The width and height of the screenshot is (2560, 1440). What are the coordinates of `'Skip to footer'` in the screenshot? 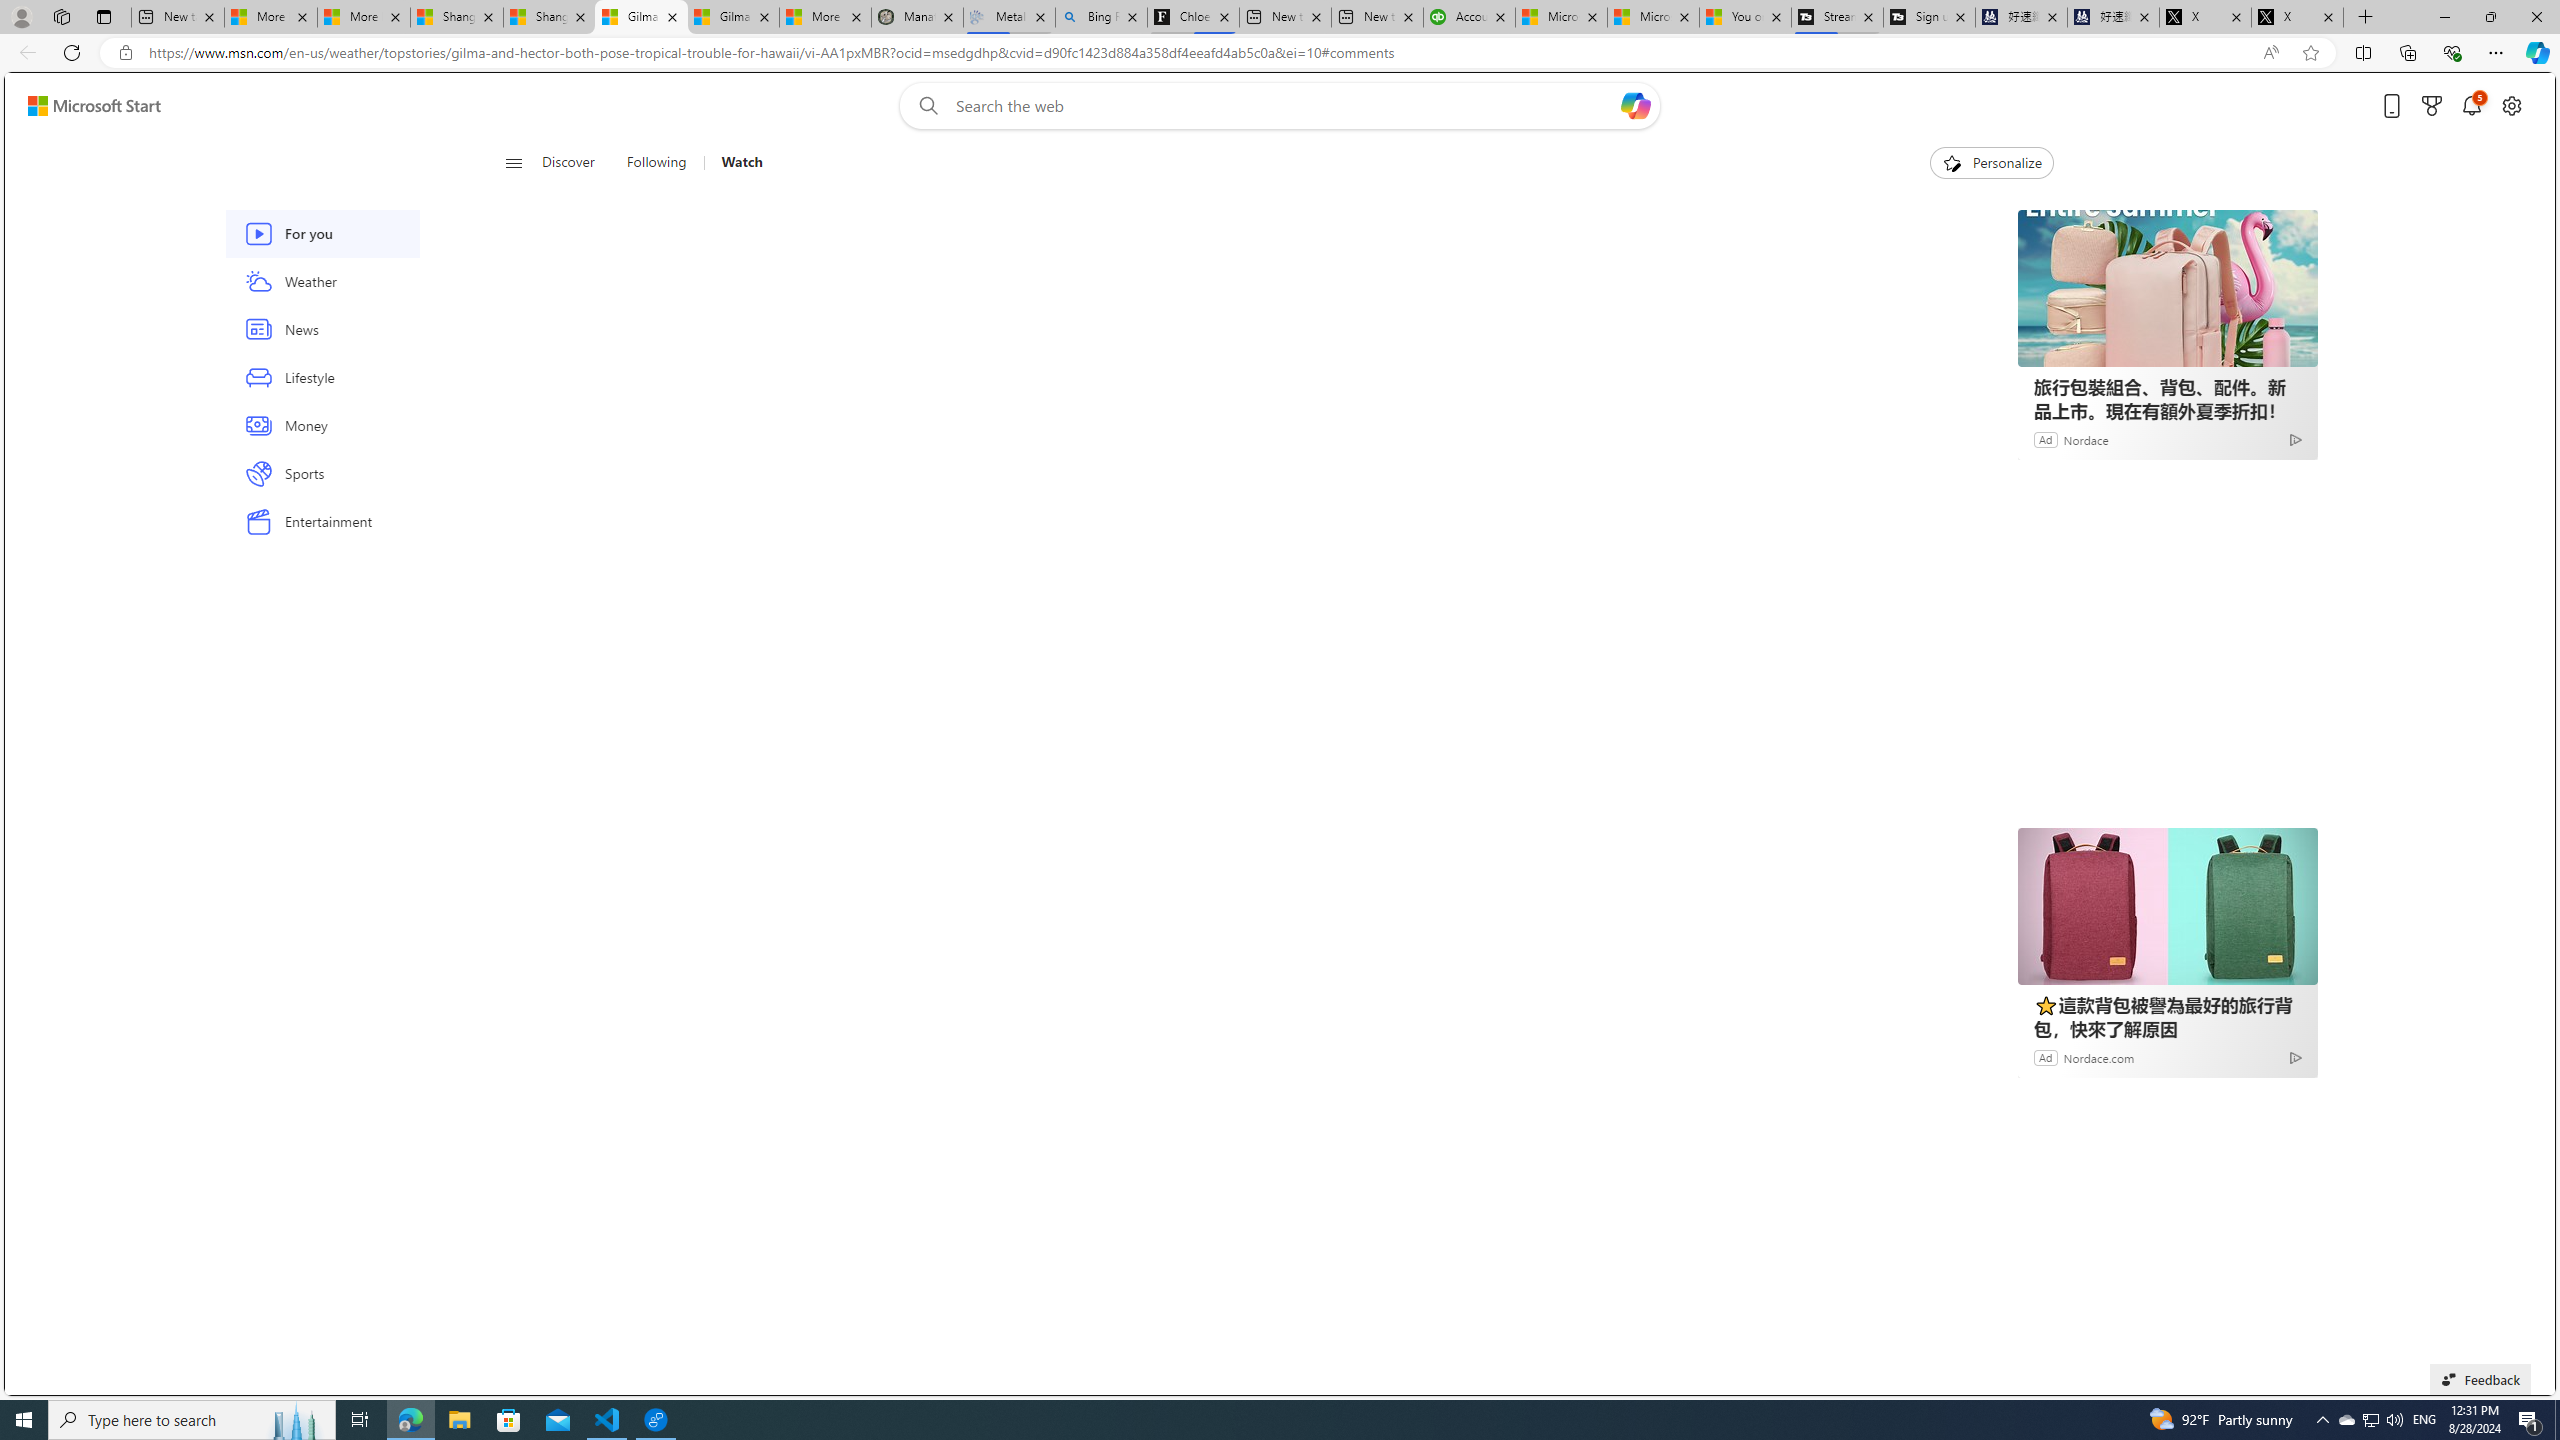 It's located at (81, 104).